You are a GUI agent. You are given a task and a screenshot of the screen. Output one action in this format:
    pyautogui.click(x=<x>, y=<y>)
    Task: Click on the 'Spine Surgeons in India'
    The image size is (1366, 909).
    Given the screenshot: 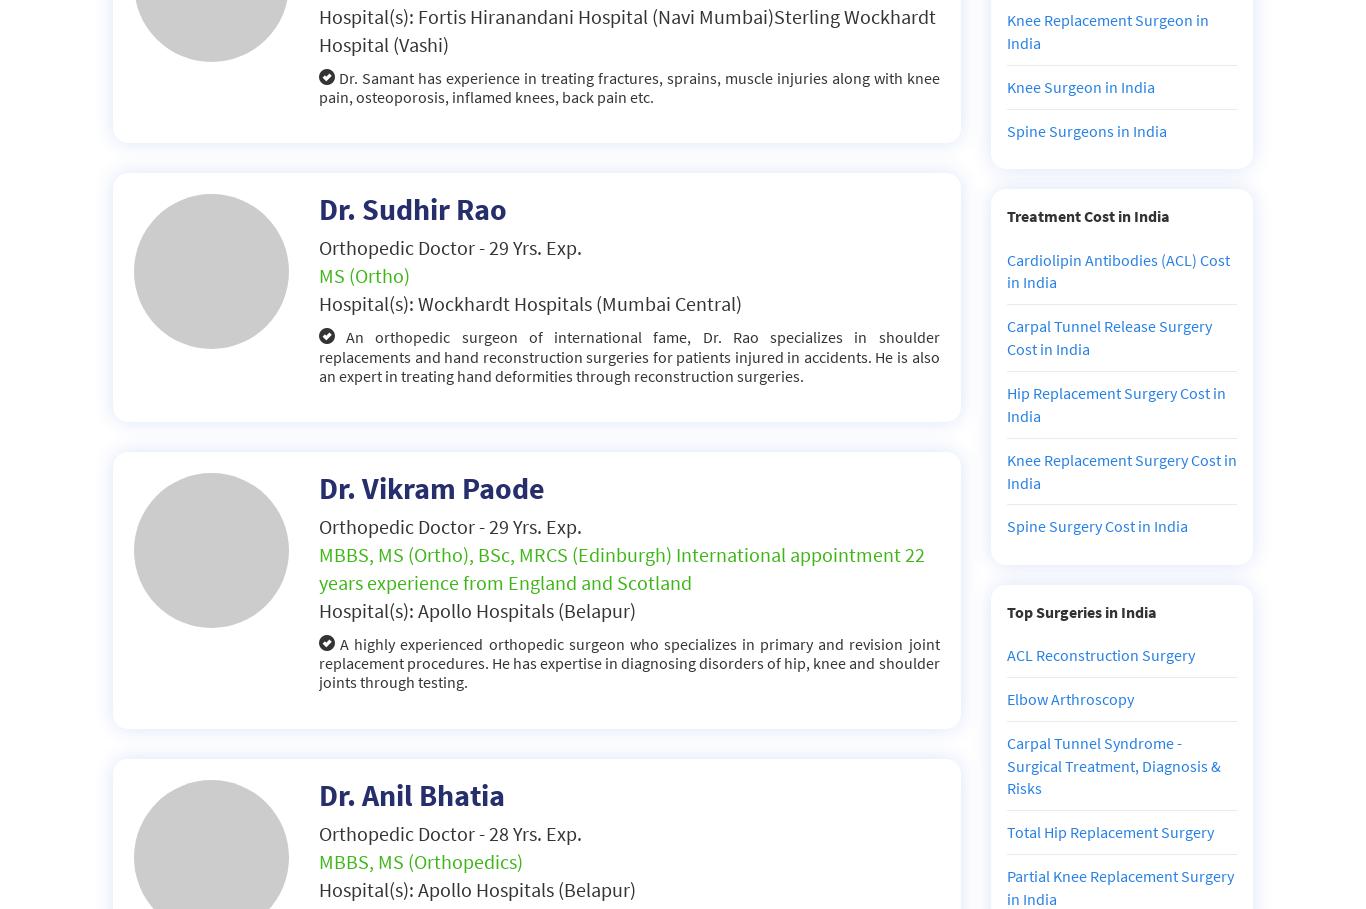 What is the action you would take?
    pyautogui.click(x=1084, y=129)
    